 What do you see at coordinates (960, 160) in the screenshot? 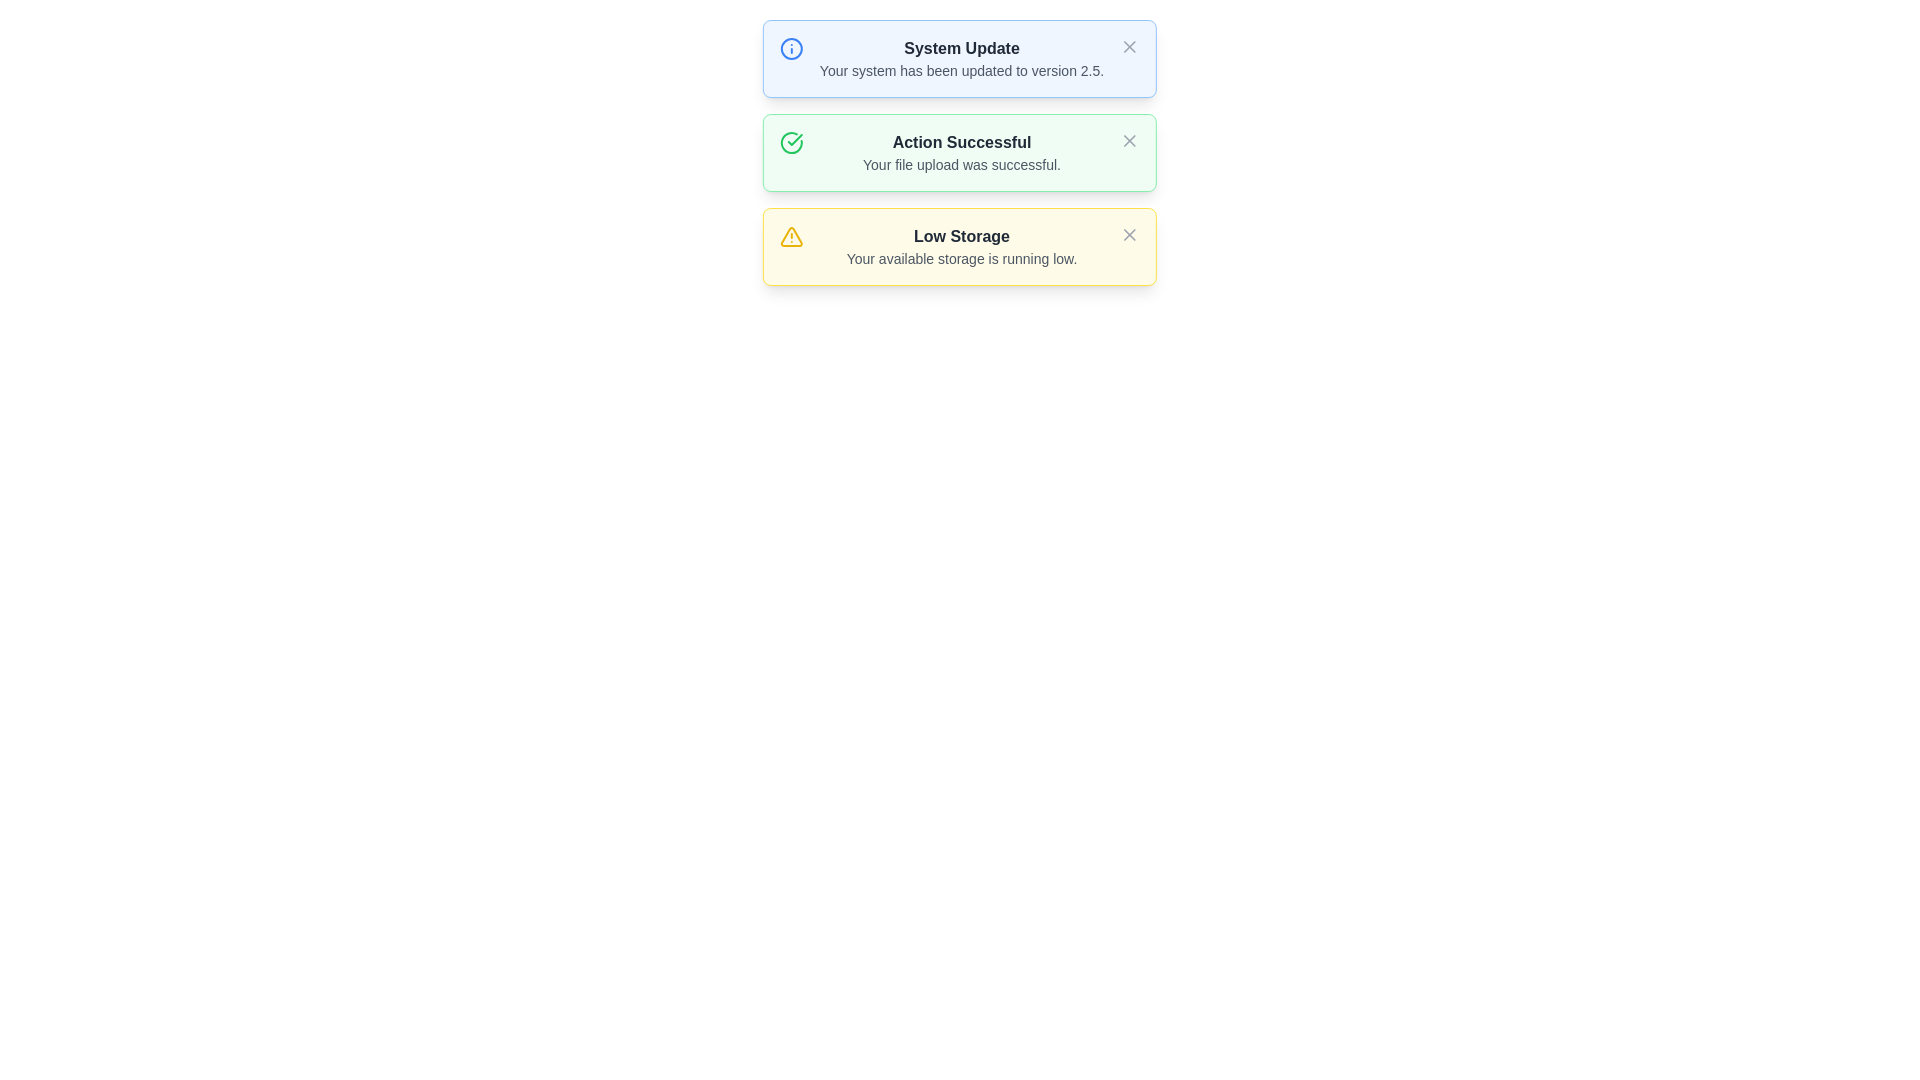
I see `the notification panel to trigger the hover effect` at bounding box center [960, 160].